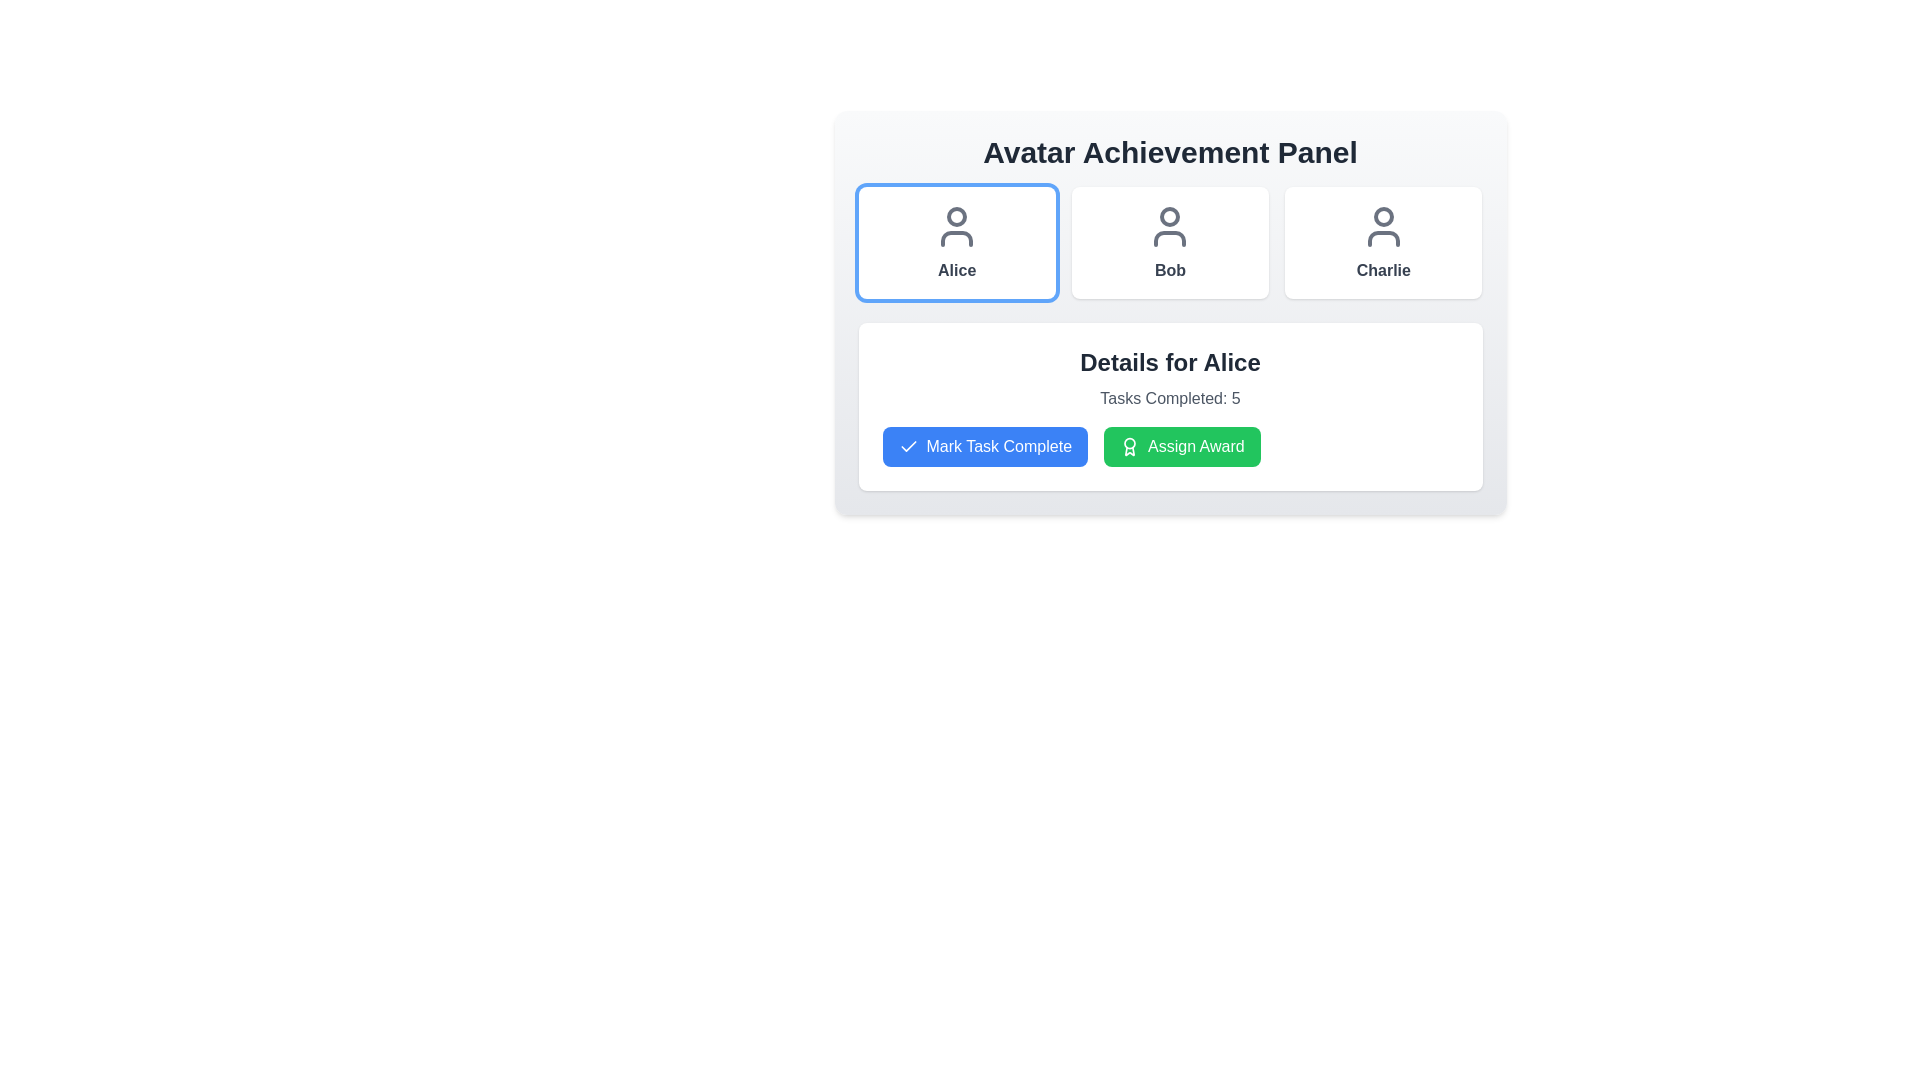 The width and height of the screenshot is (1920, 1080). Describe the element at coordinates (1170, 242) in the screenshot. I see `the user card representing 'Bob', which is the second card in a row of three cards, located between 'Alice' and 'Charlie'` at that location.